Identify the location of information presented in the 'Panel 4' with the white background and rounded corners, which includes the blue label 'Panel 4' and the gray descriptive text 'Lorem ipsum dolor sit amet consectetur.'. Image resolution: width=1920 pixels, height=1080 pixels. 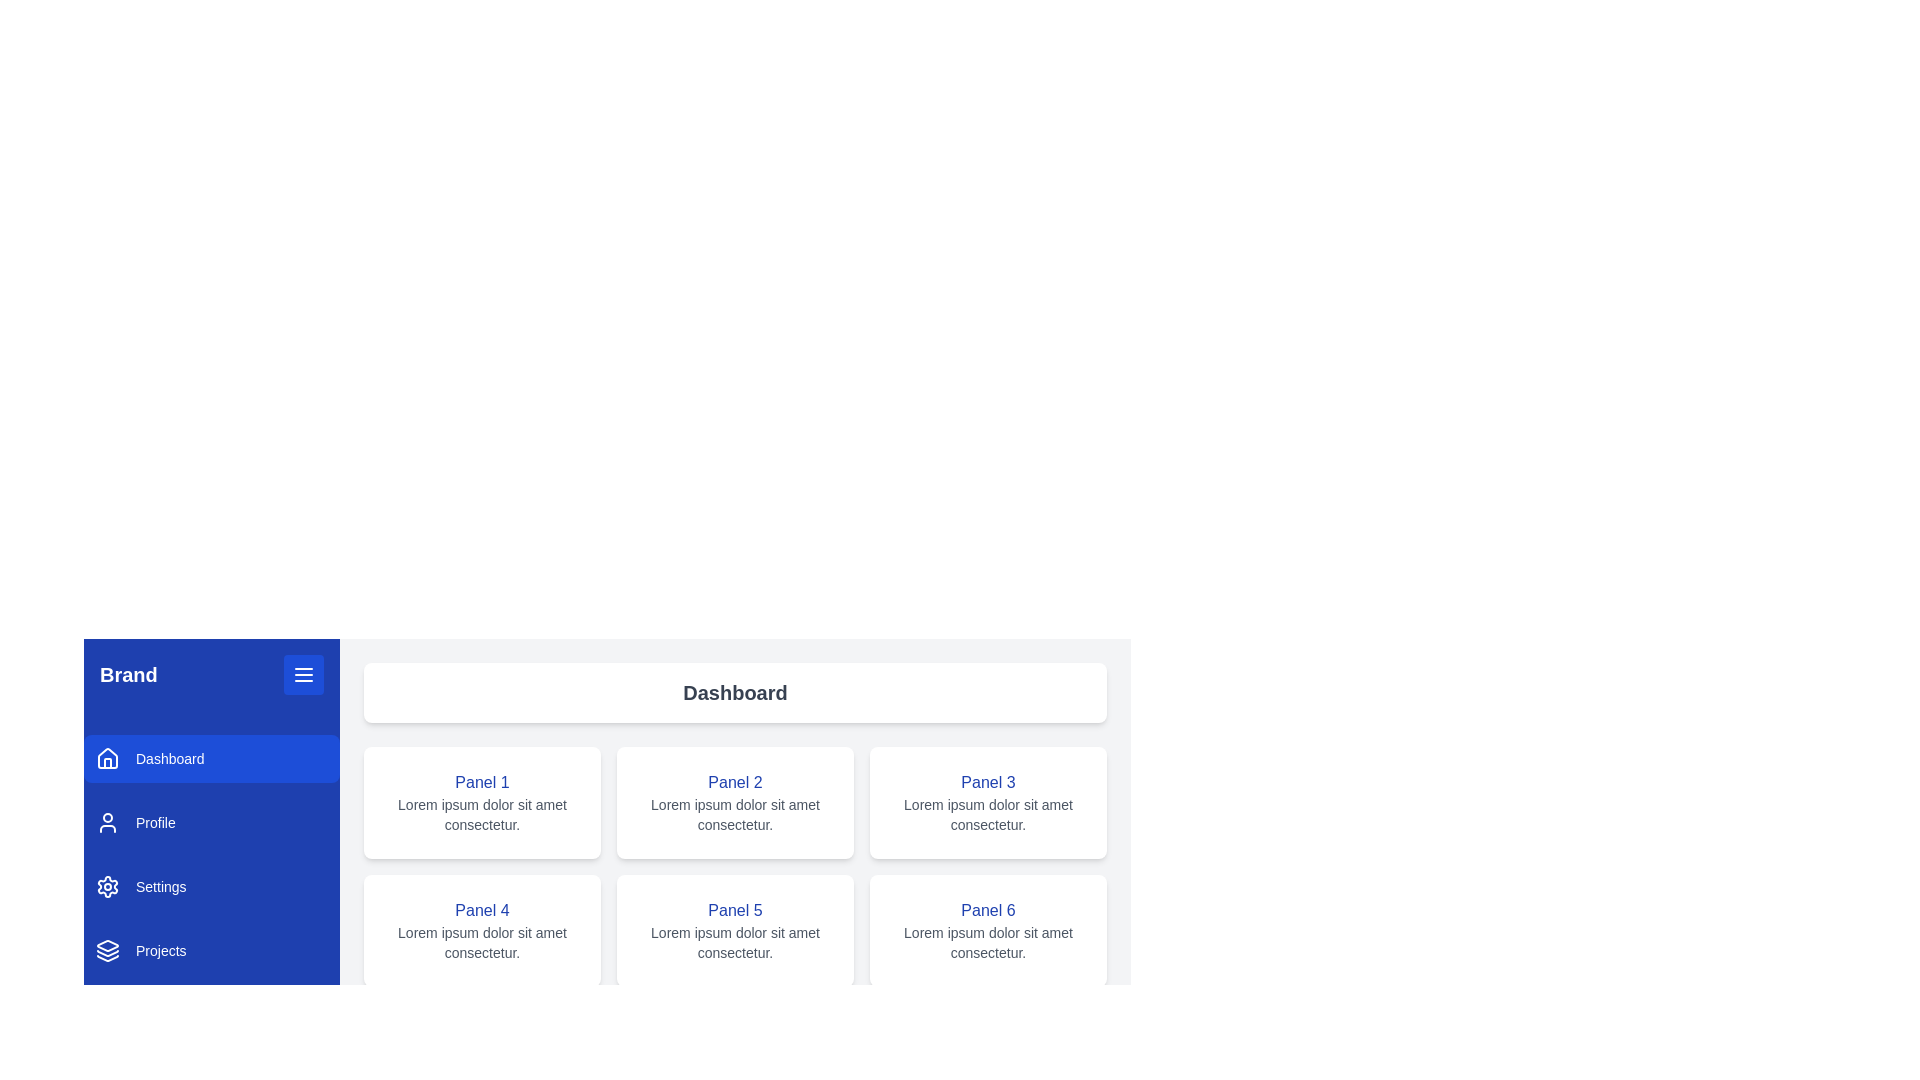
(482, 930).